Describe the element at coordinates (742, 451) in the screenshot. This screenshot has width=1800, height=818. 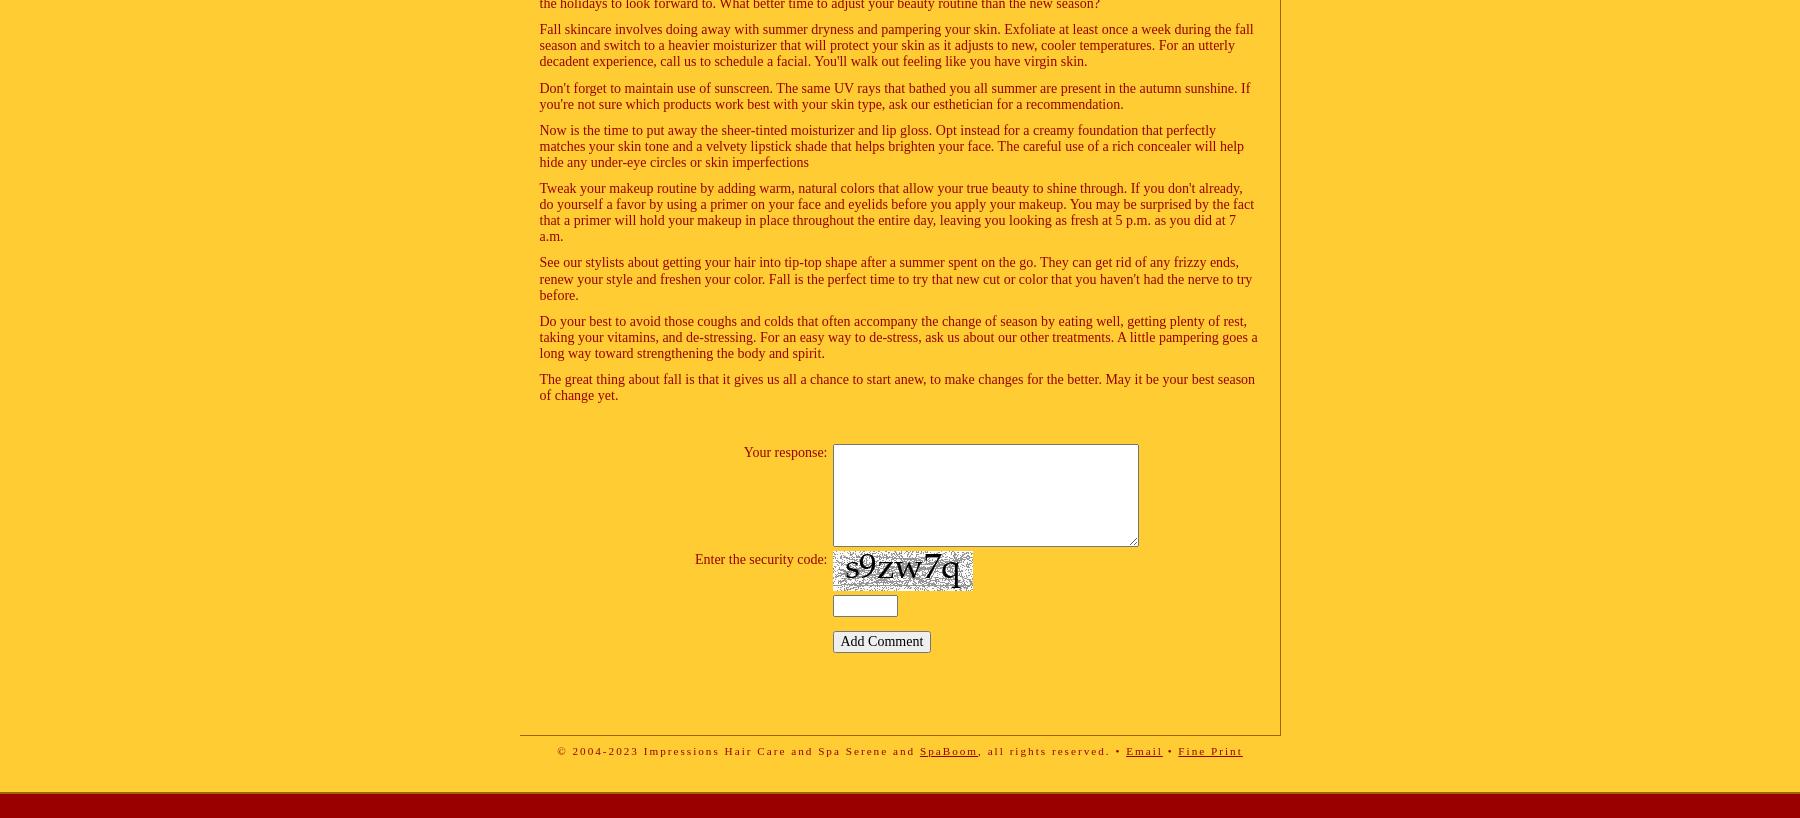
I see `'Your response:'` at that location.